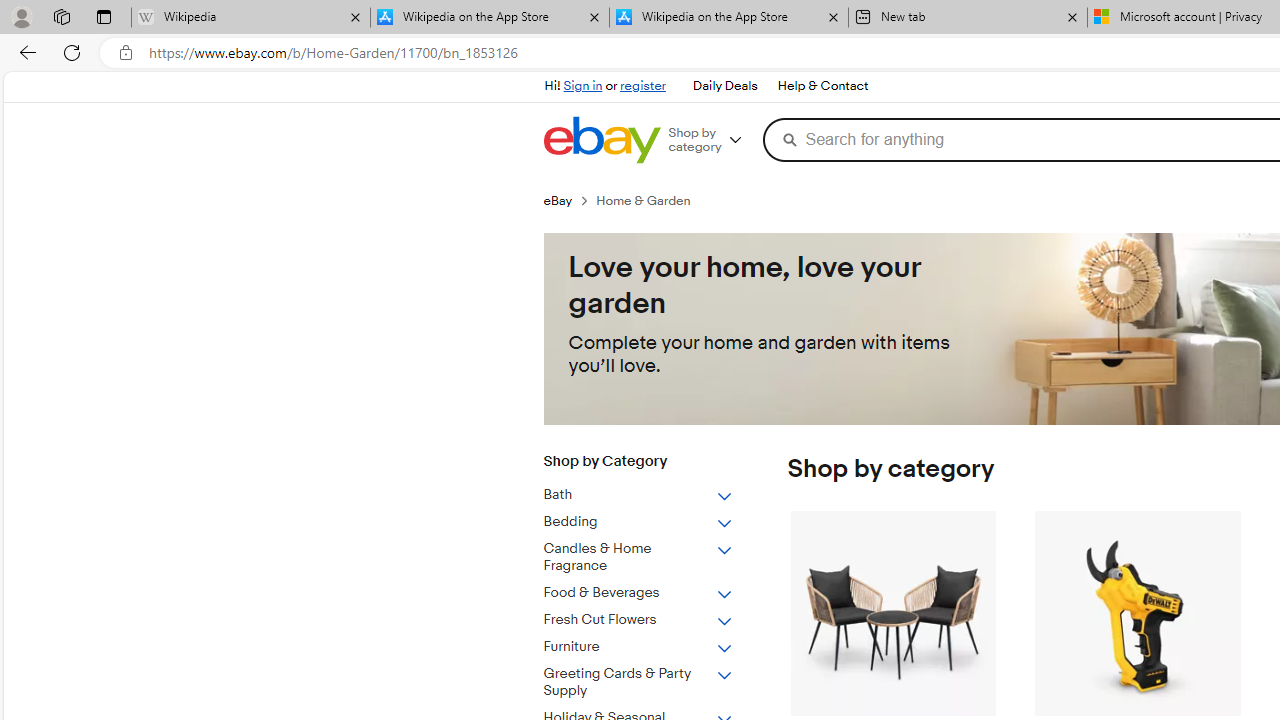  I want to click on 'Candles & Home Fragrance', so click(637, 558).